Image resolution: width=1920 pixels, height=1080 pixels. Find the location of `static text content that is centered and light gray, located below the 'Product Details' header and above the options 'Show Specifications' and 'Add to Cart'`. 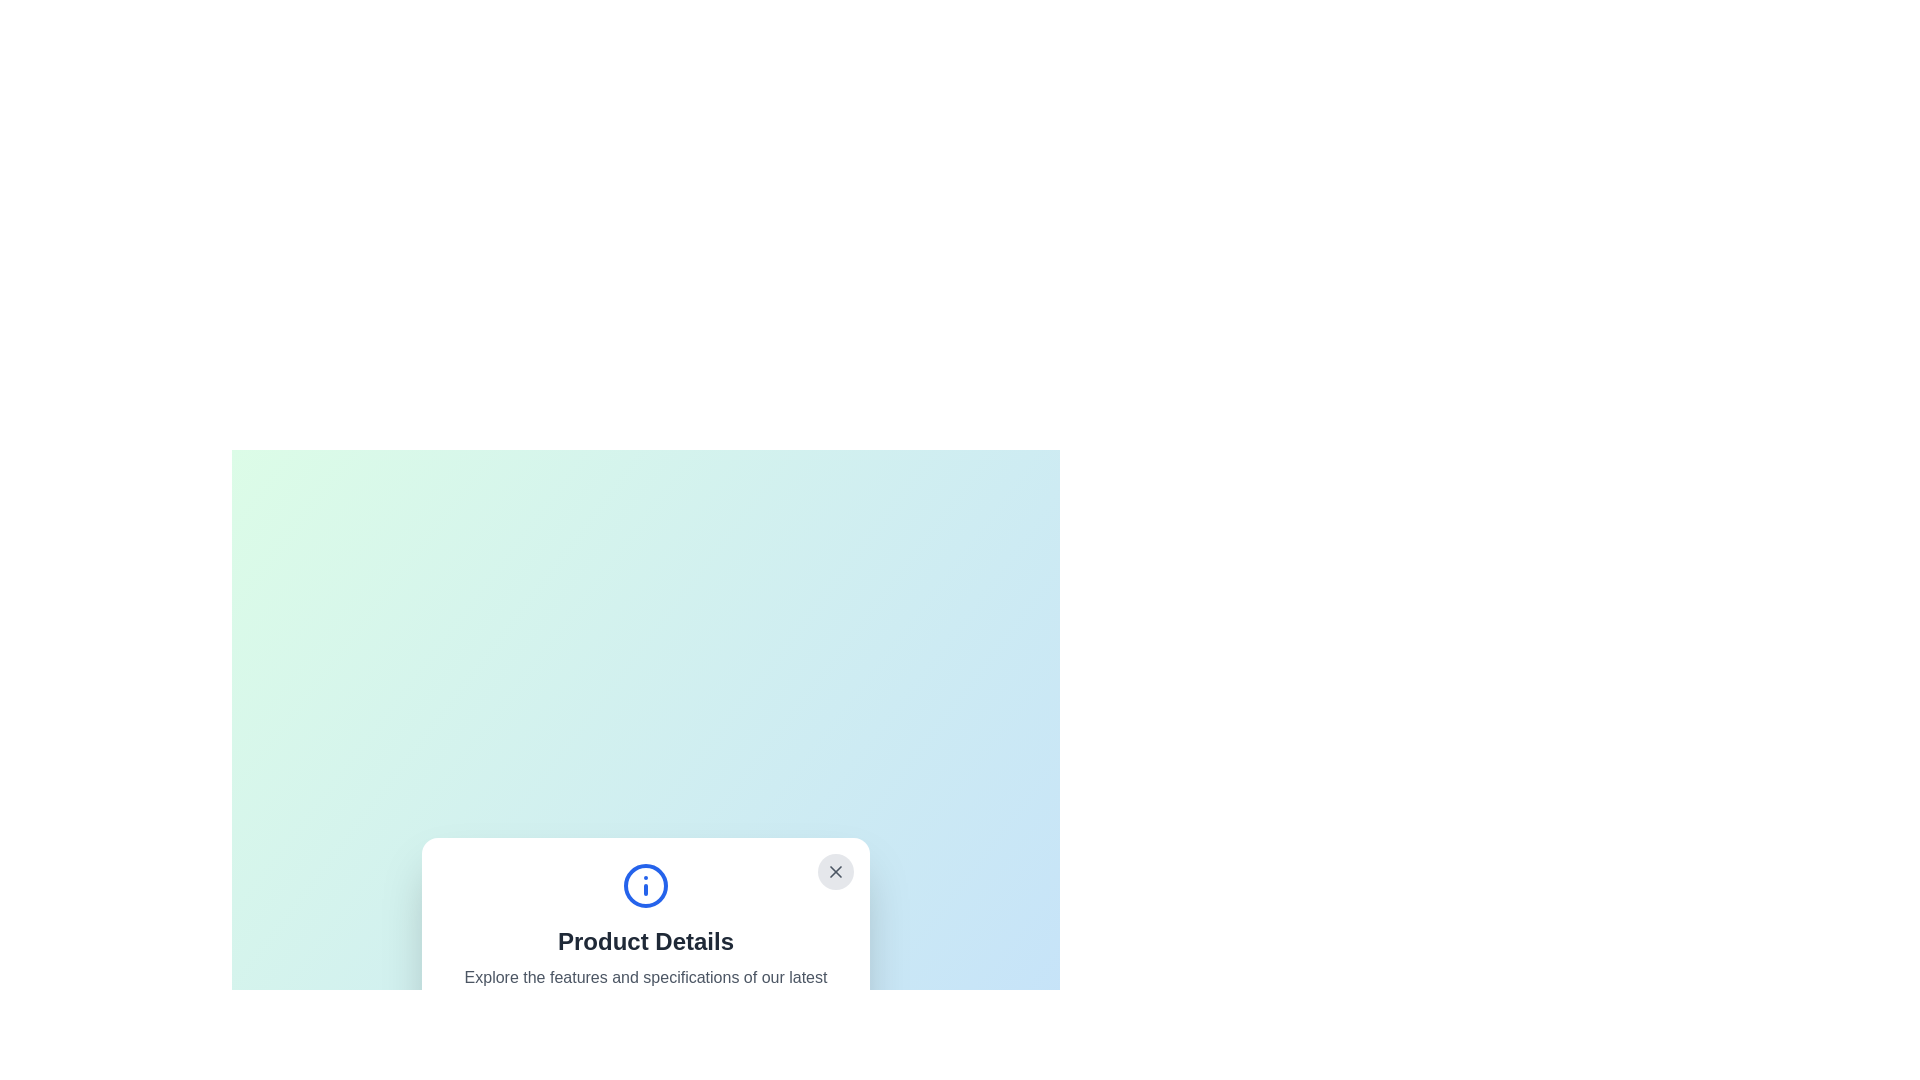

static text content that is centered and light gray, located below the 'Product Details' header and above the options 'Show Specifications' and 'Add to Cart' is located at coordinates (646, 990).